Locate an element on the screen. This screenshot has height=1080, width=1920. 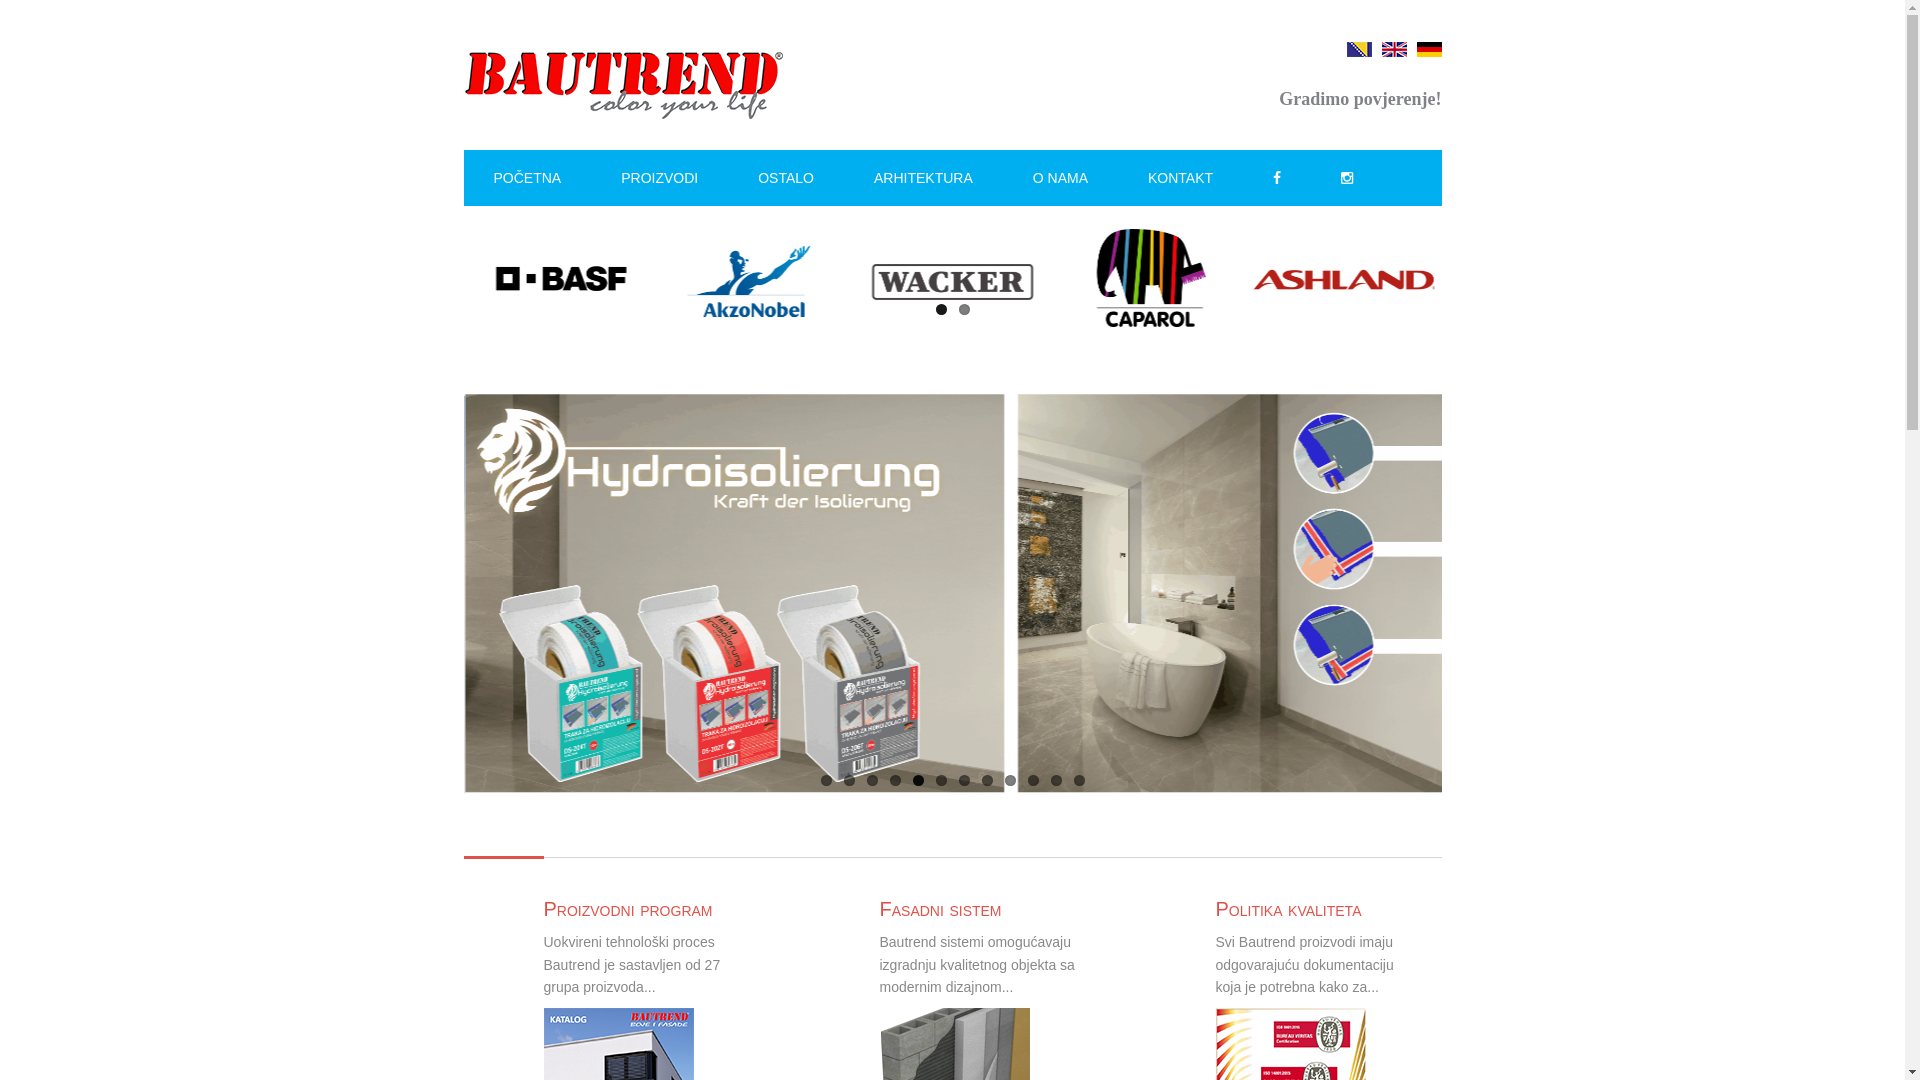
'OSTALO' is located at coordinates (785, 176).